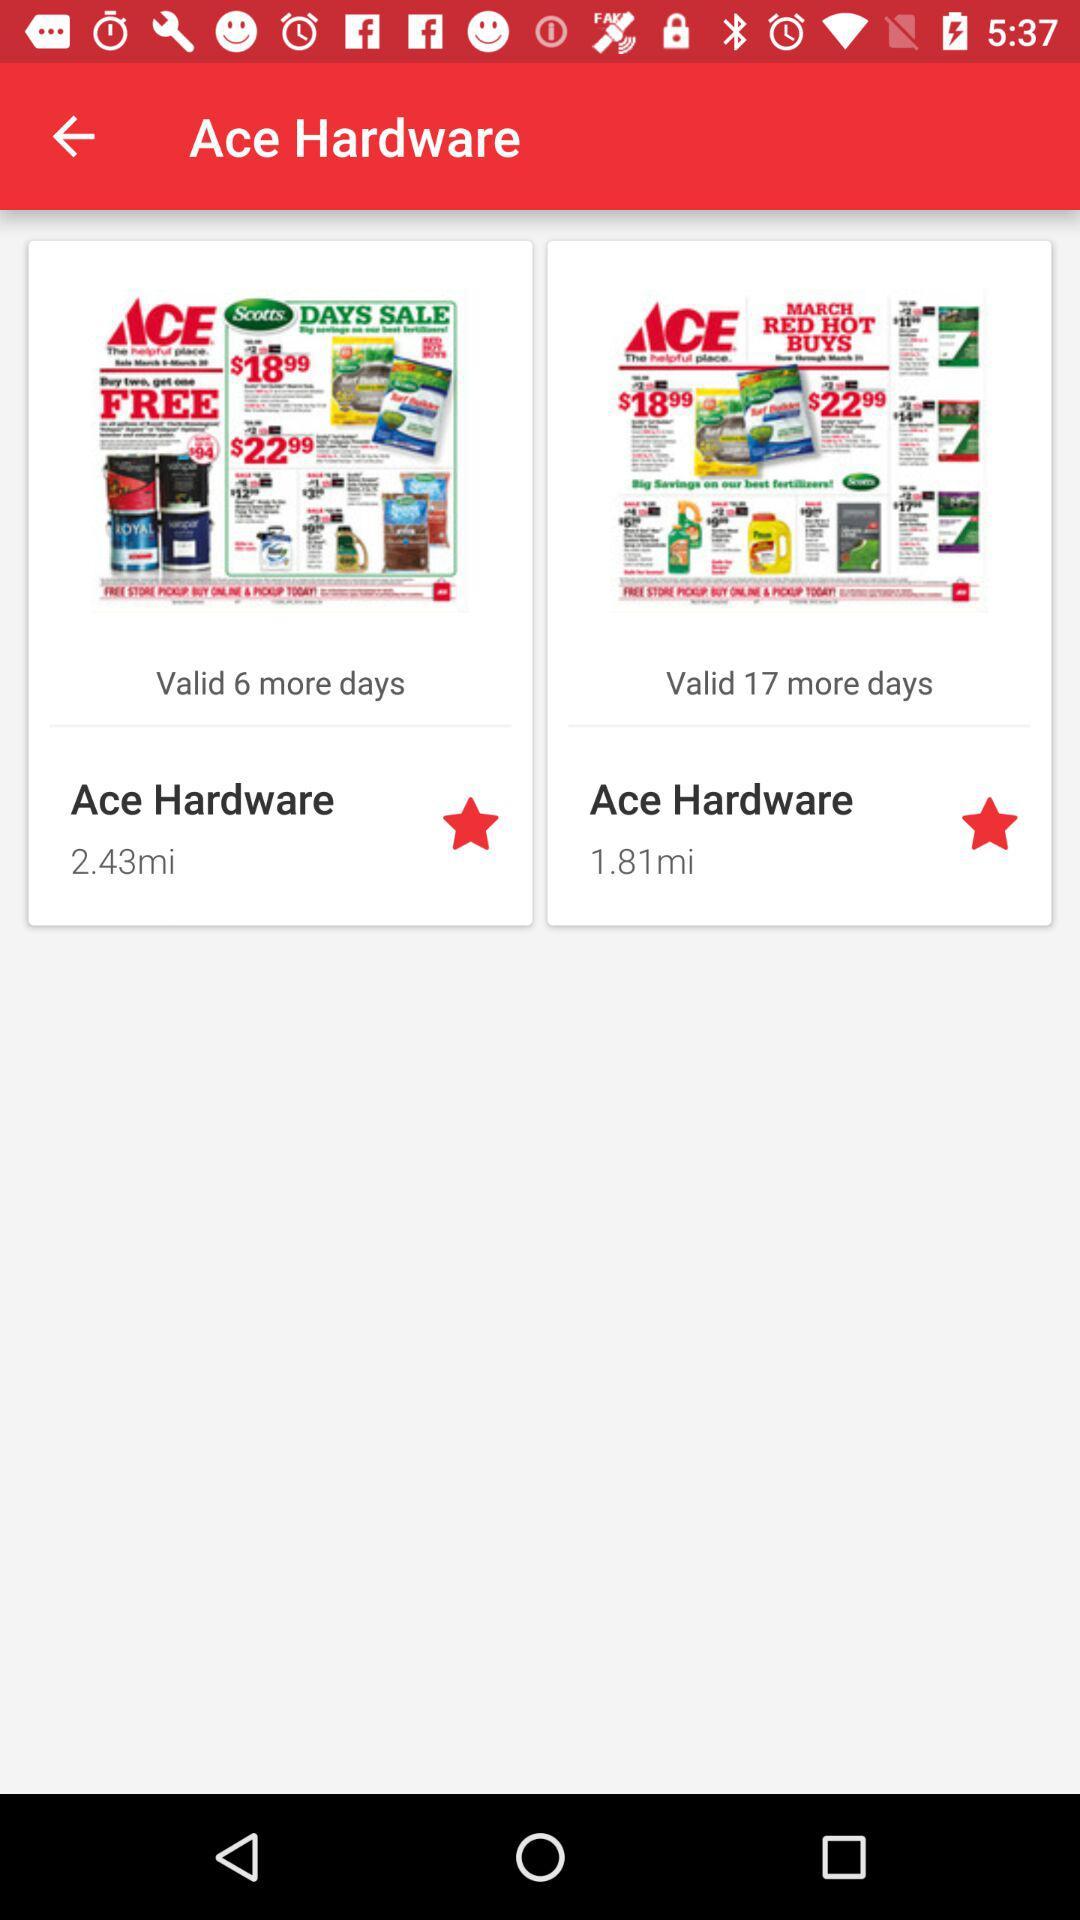 The image size is (1080, 1920). Describe the element at coordinates (72, 135) in the screenshot. I see `the icon next to the ace hardware item` at that location.